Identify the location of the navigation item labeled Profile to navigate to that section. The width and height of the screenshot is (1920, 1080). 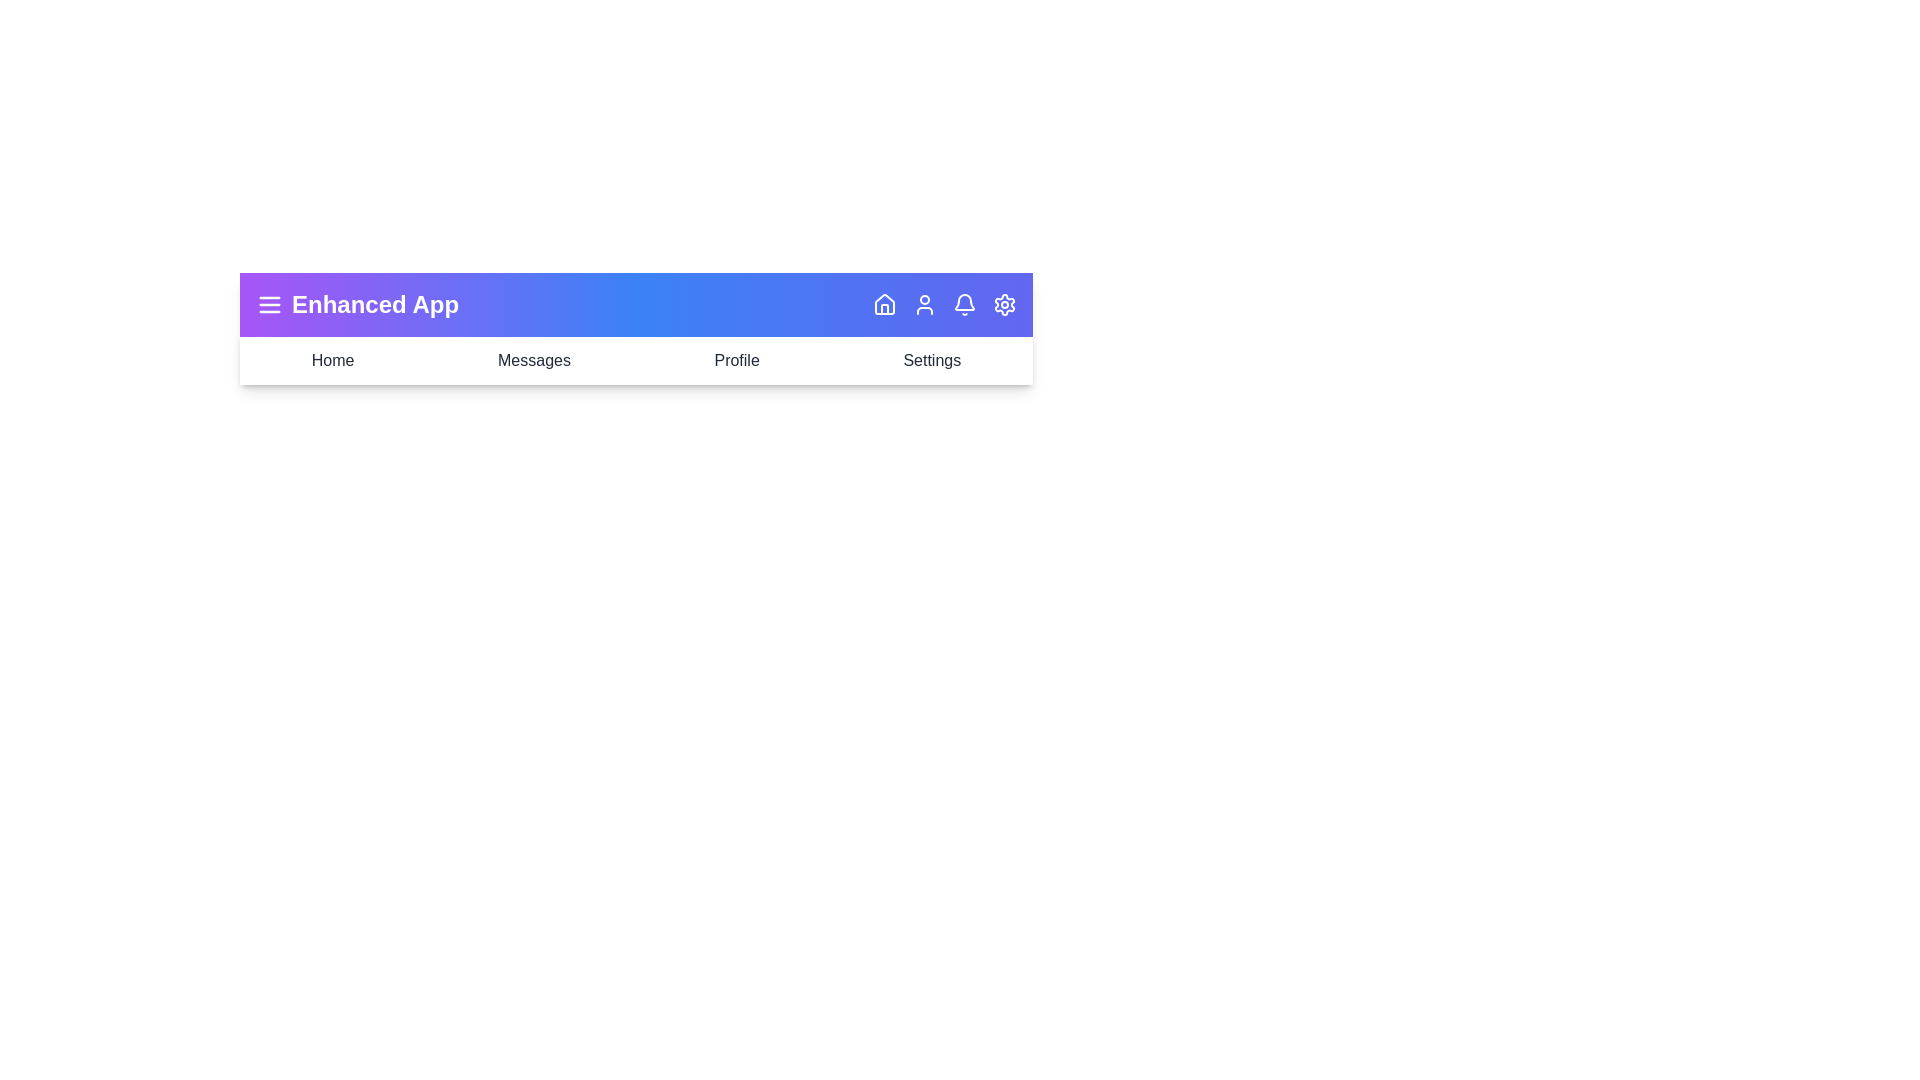
(736, 361).